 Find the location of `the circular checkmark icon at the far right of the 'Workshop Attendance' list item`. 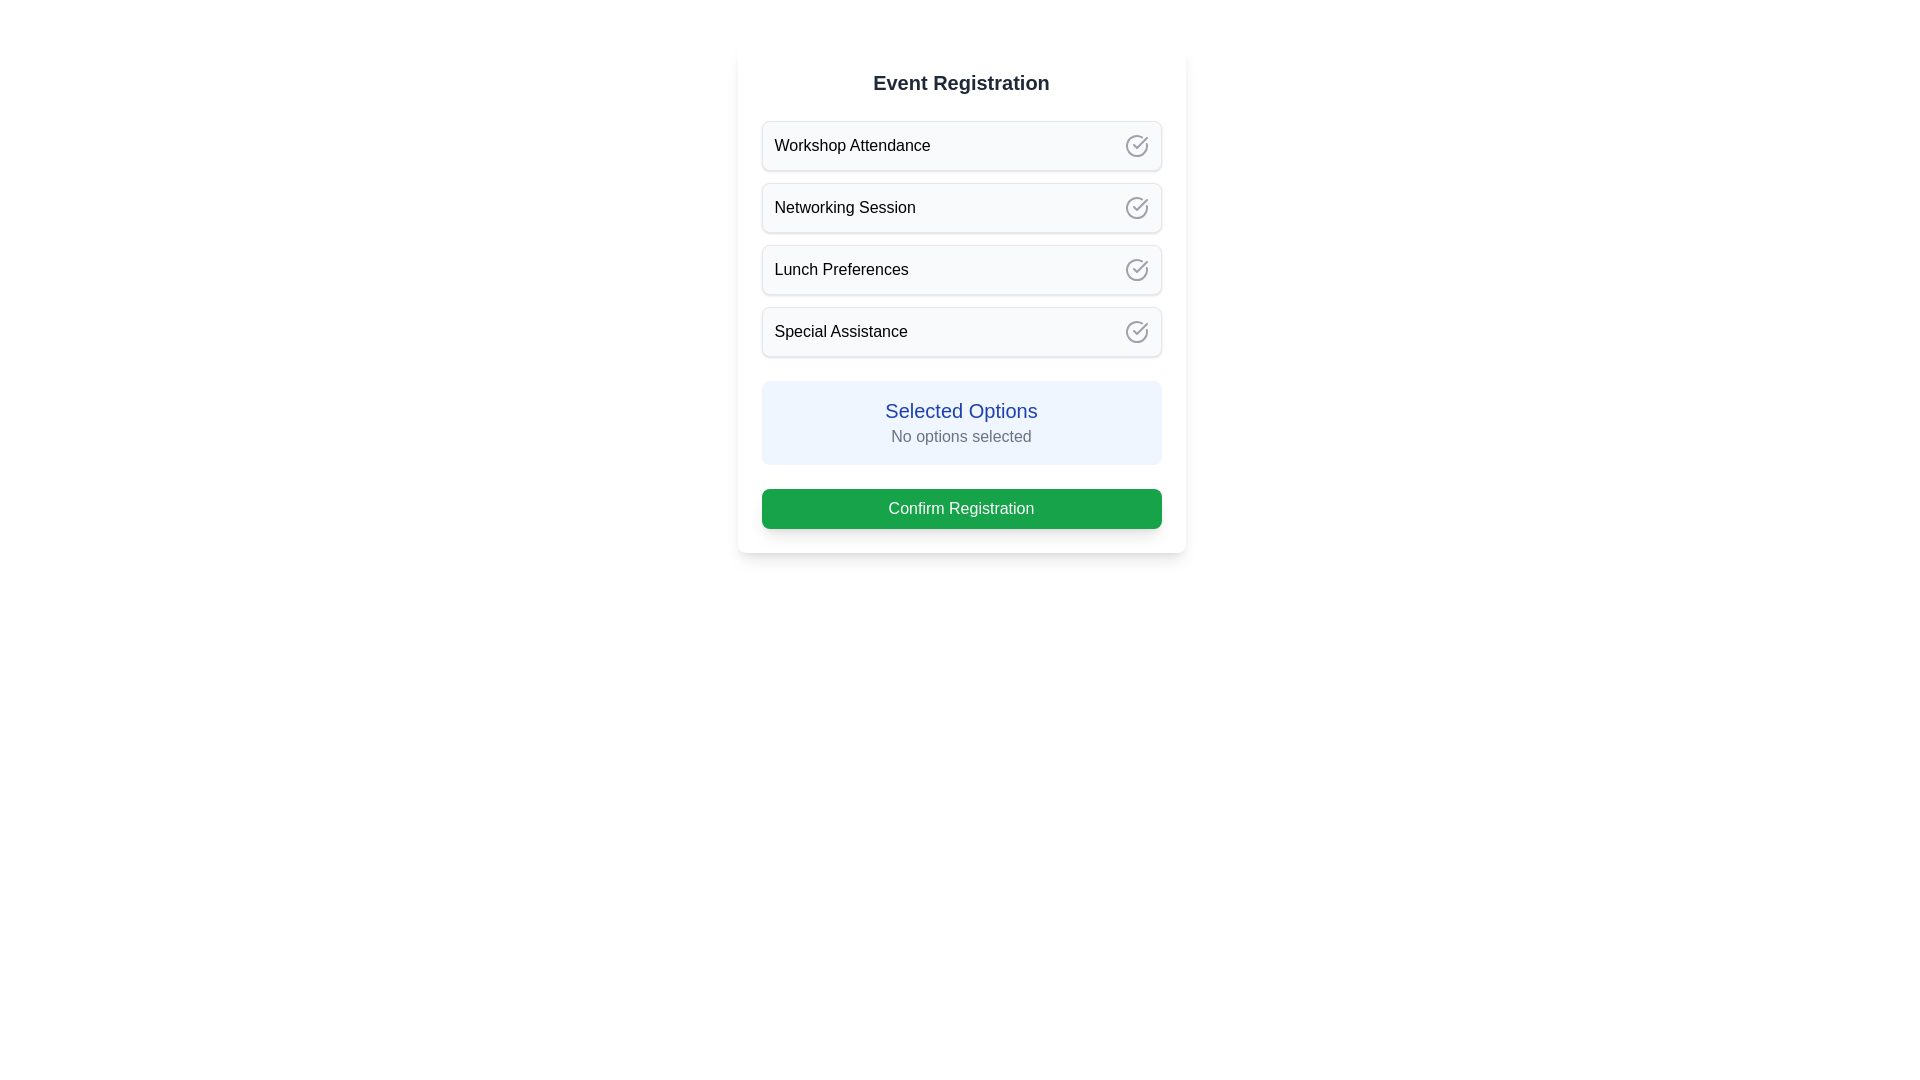

the circular checkmark icon at the far right of the 'Workshop Attendance' list item is located at coordinates (1136, 145).